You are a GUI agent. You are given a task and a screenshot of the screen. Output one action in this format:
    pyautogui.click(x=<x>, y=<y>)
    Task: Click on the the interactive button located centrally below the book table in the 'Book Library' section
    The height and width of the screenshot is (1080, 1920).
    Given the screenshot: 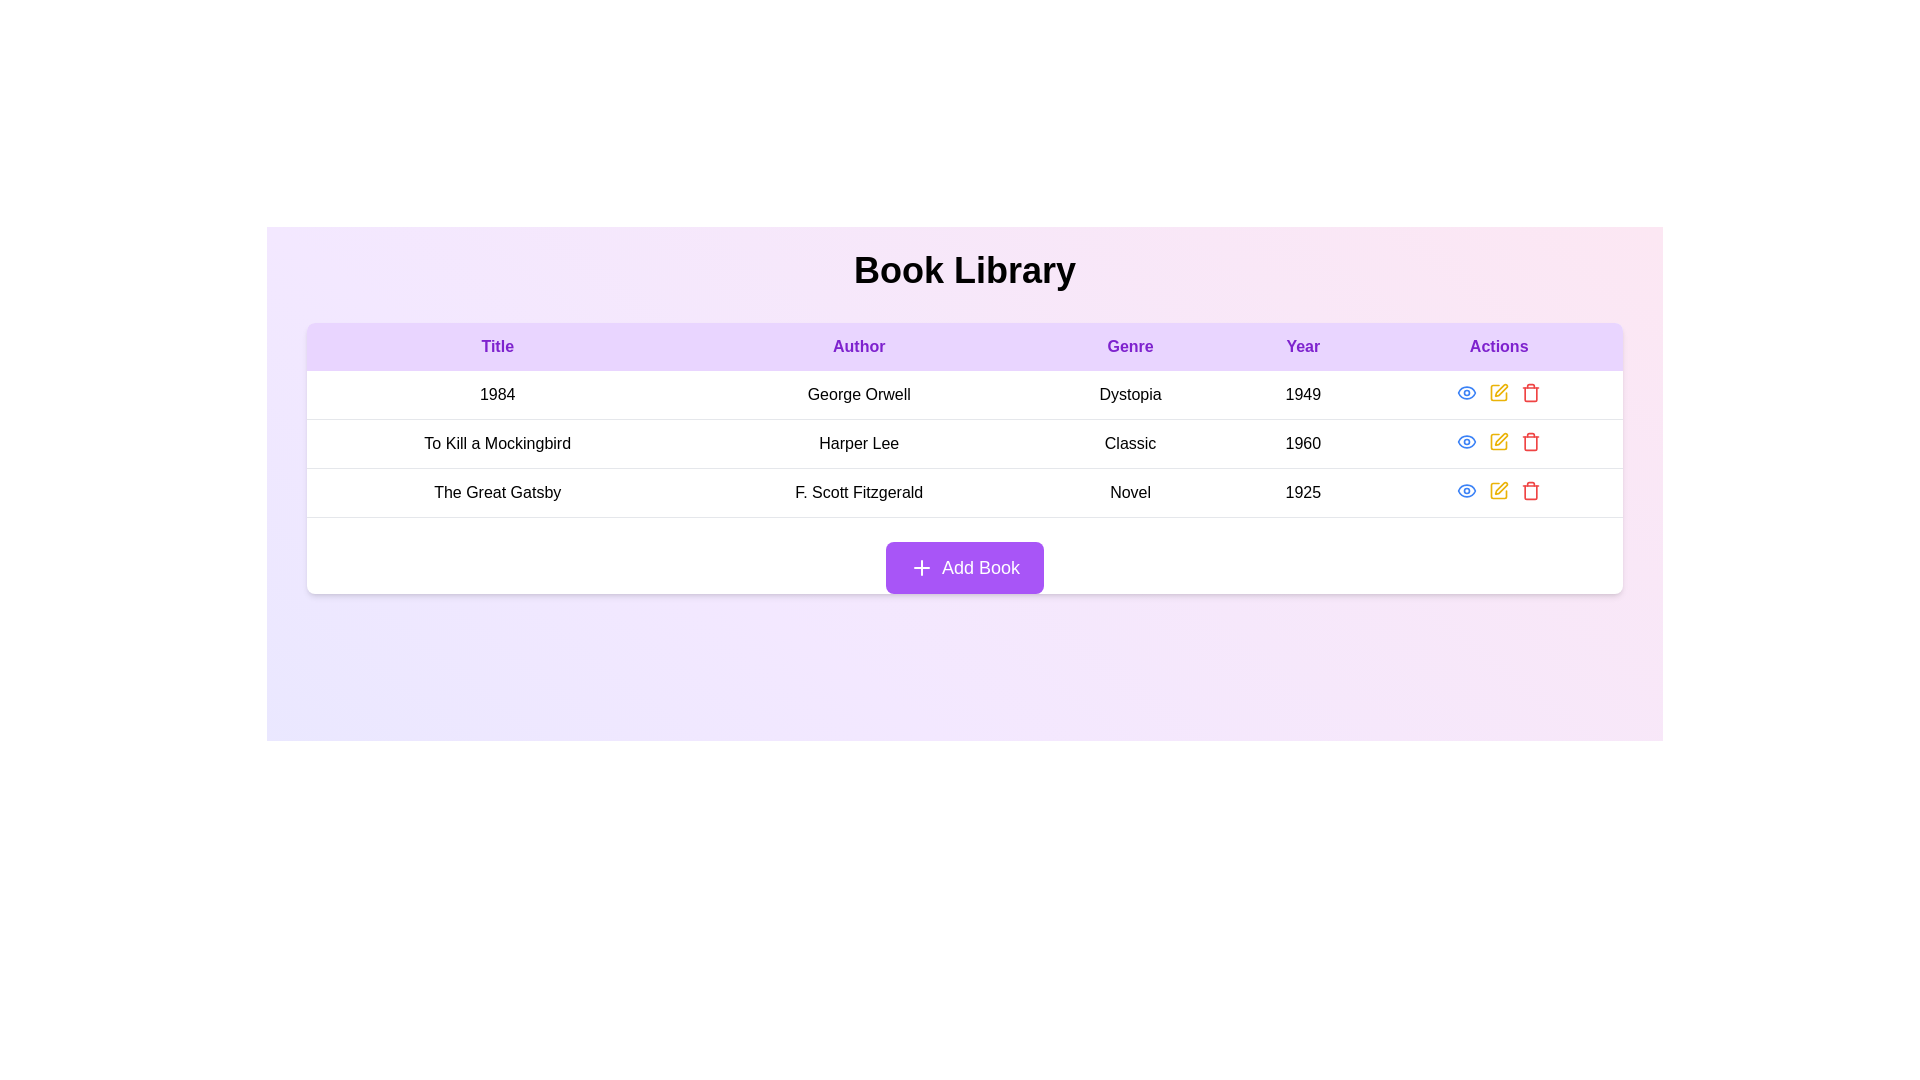 What is the action you would take?
    pyautogui.click(x=964, y=567)
    